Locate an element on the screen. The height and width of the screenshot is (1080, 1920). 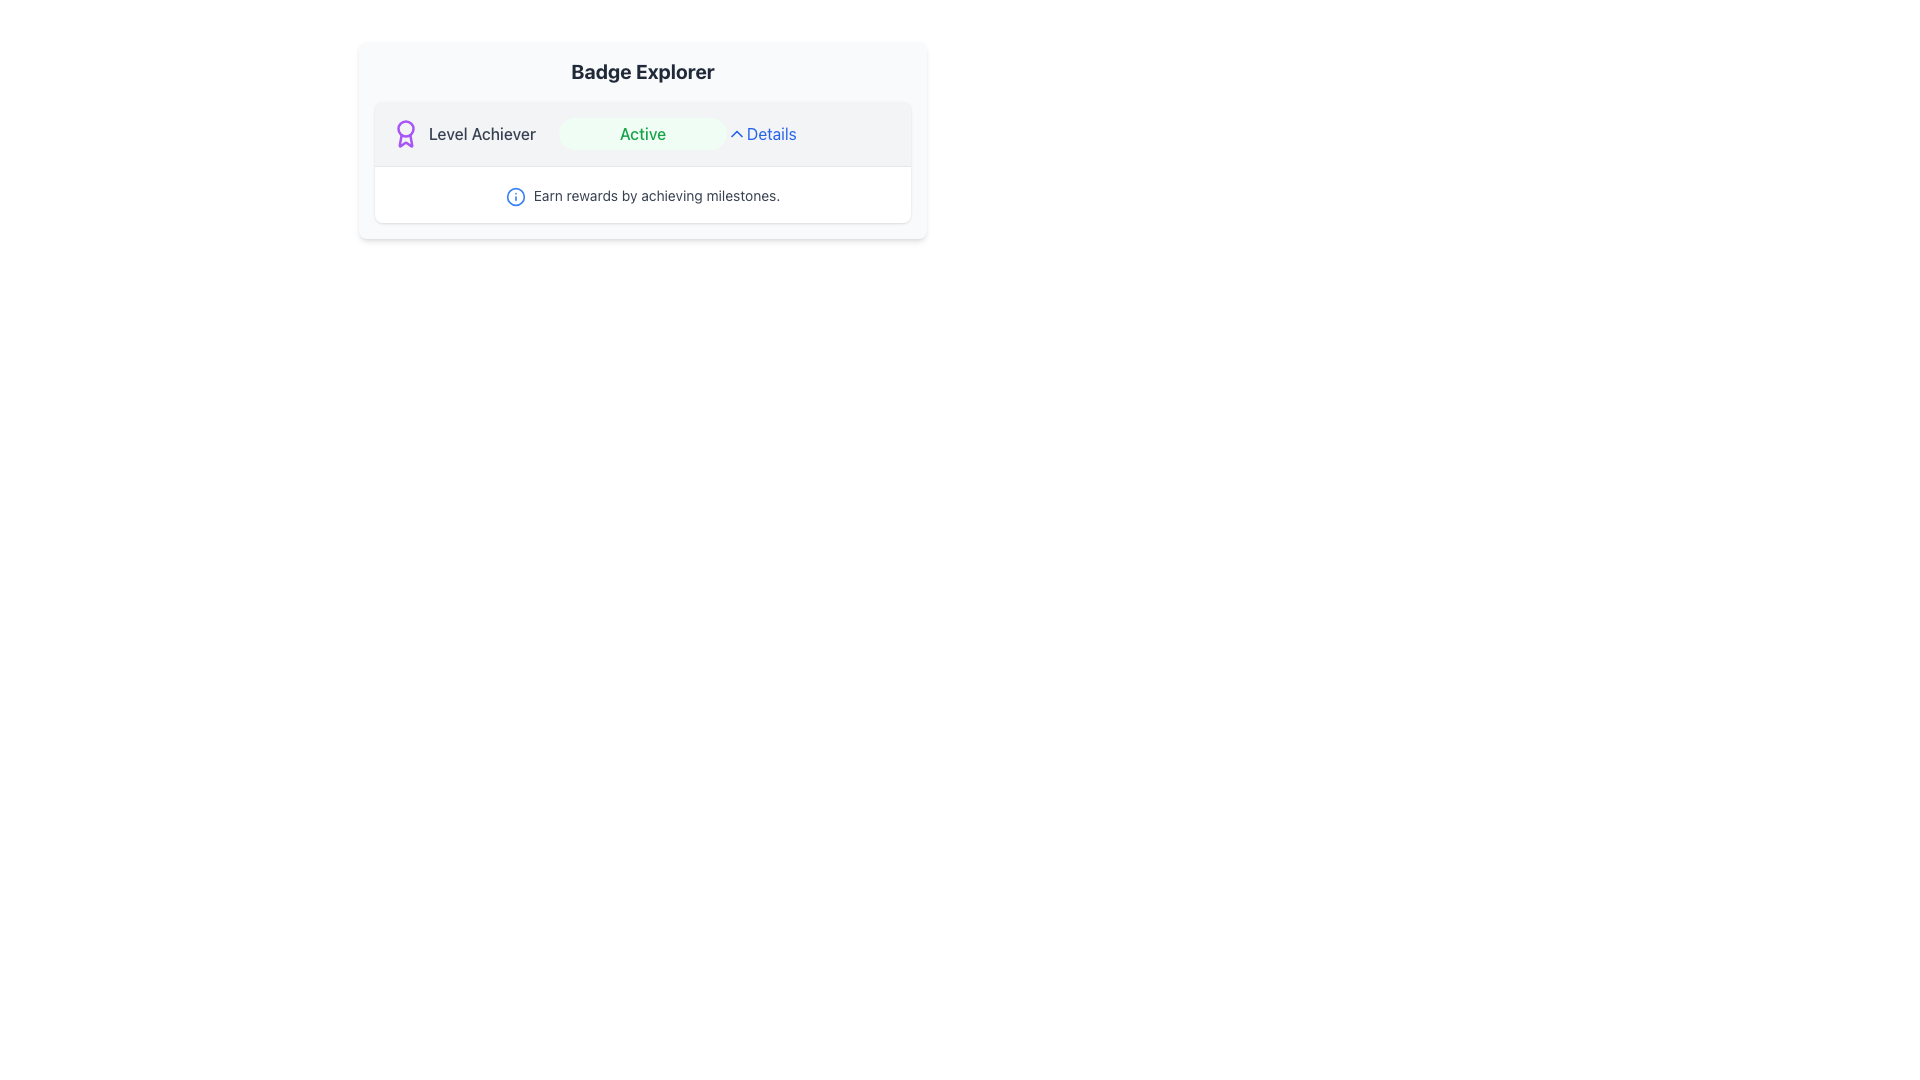
the 'Active' text label within the status indicator component, which is located in the 'Badge Explorer' section, positioned between 'Level Achiever' and 'Details' is located at coordinates (643, 139).